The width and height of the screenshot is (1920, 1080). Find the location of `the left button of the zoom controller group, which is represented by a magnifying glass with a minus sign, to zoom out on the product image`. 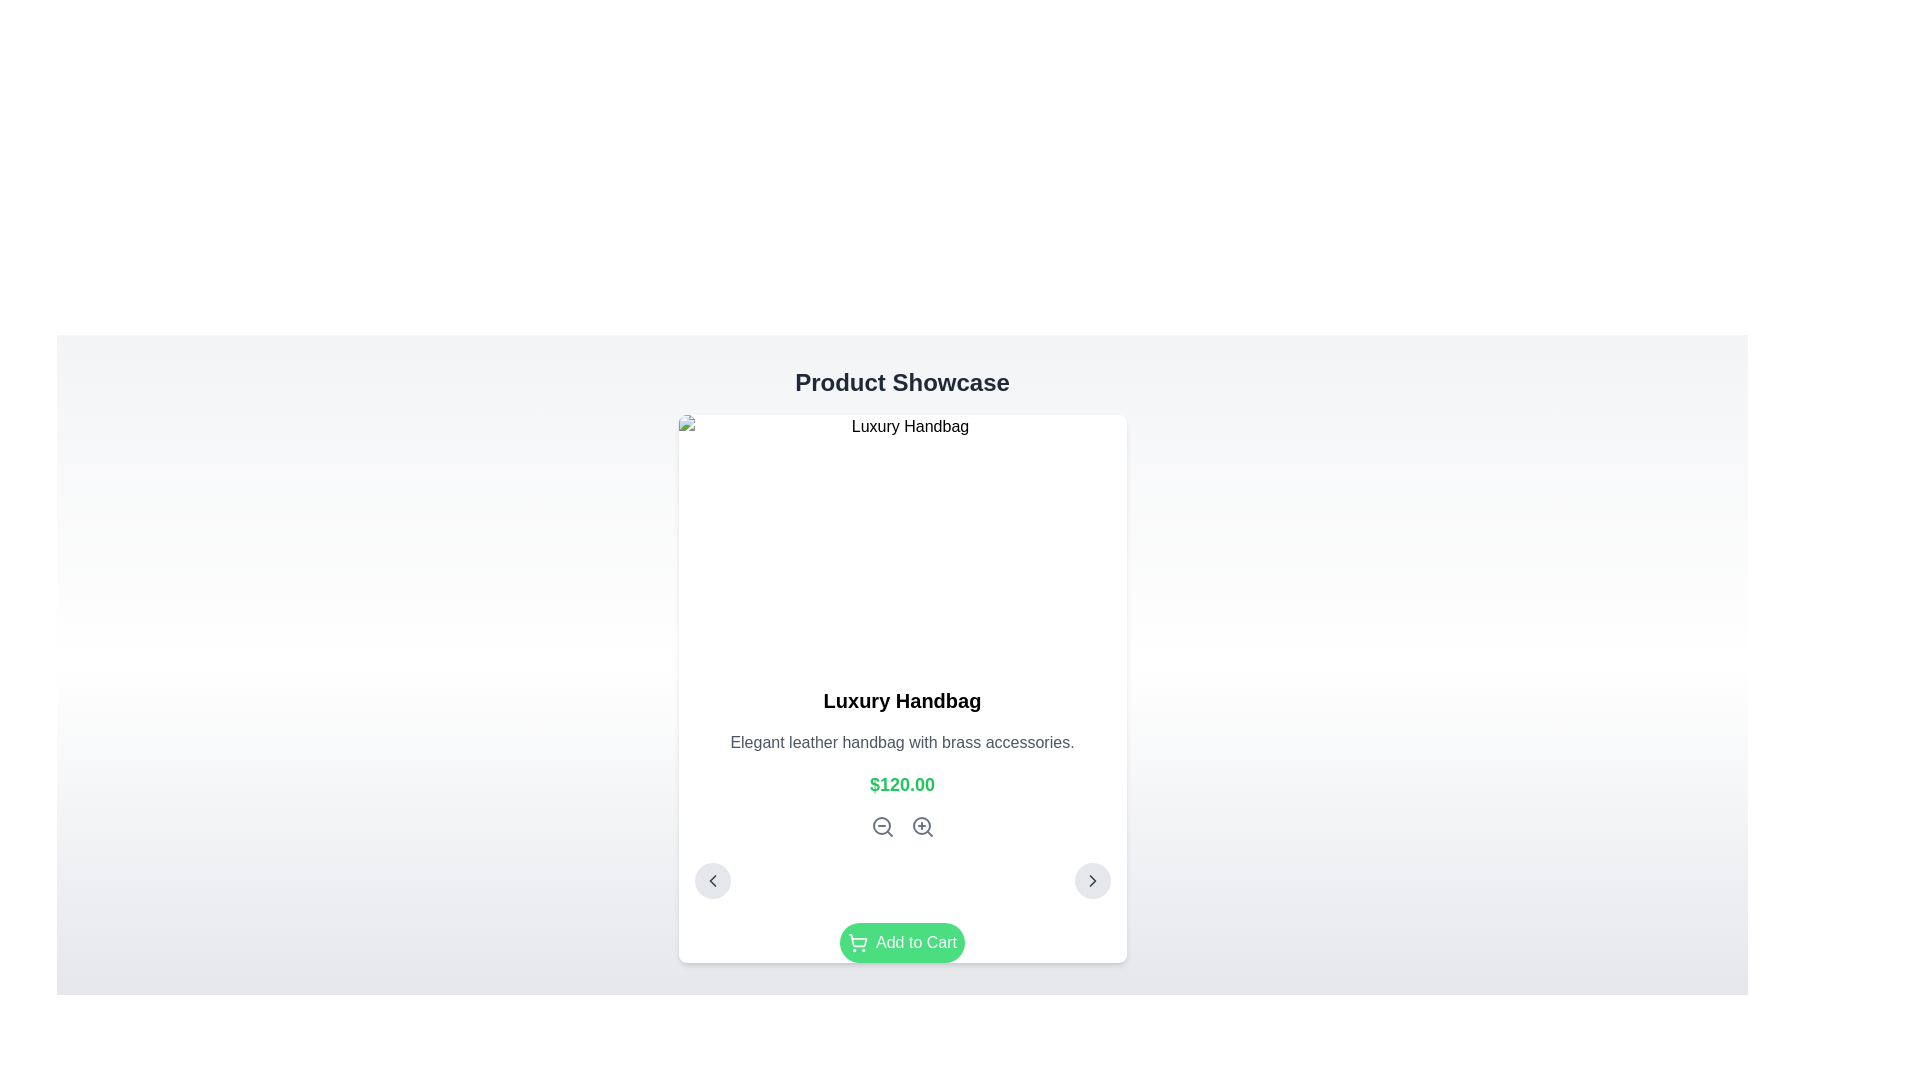

the left button of the zoom controller group, which is represented by a magnifying glass with a minus sign, to zoom out on the product image is located at coordinates (901, 826).